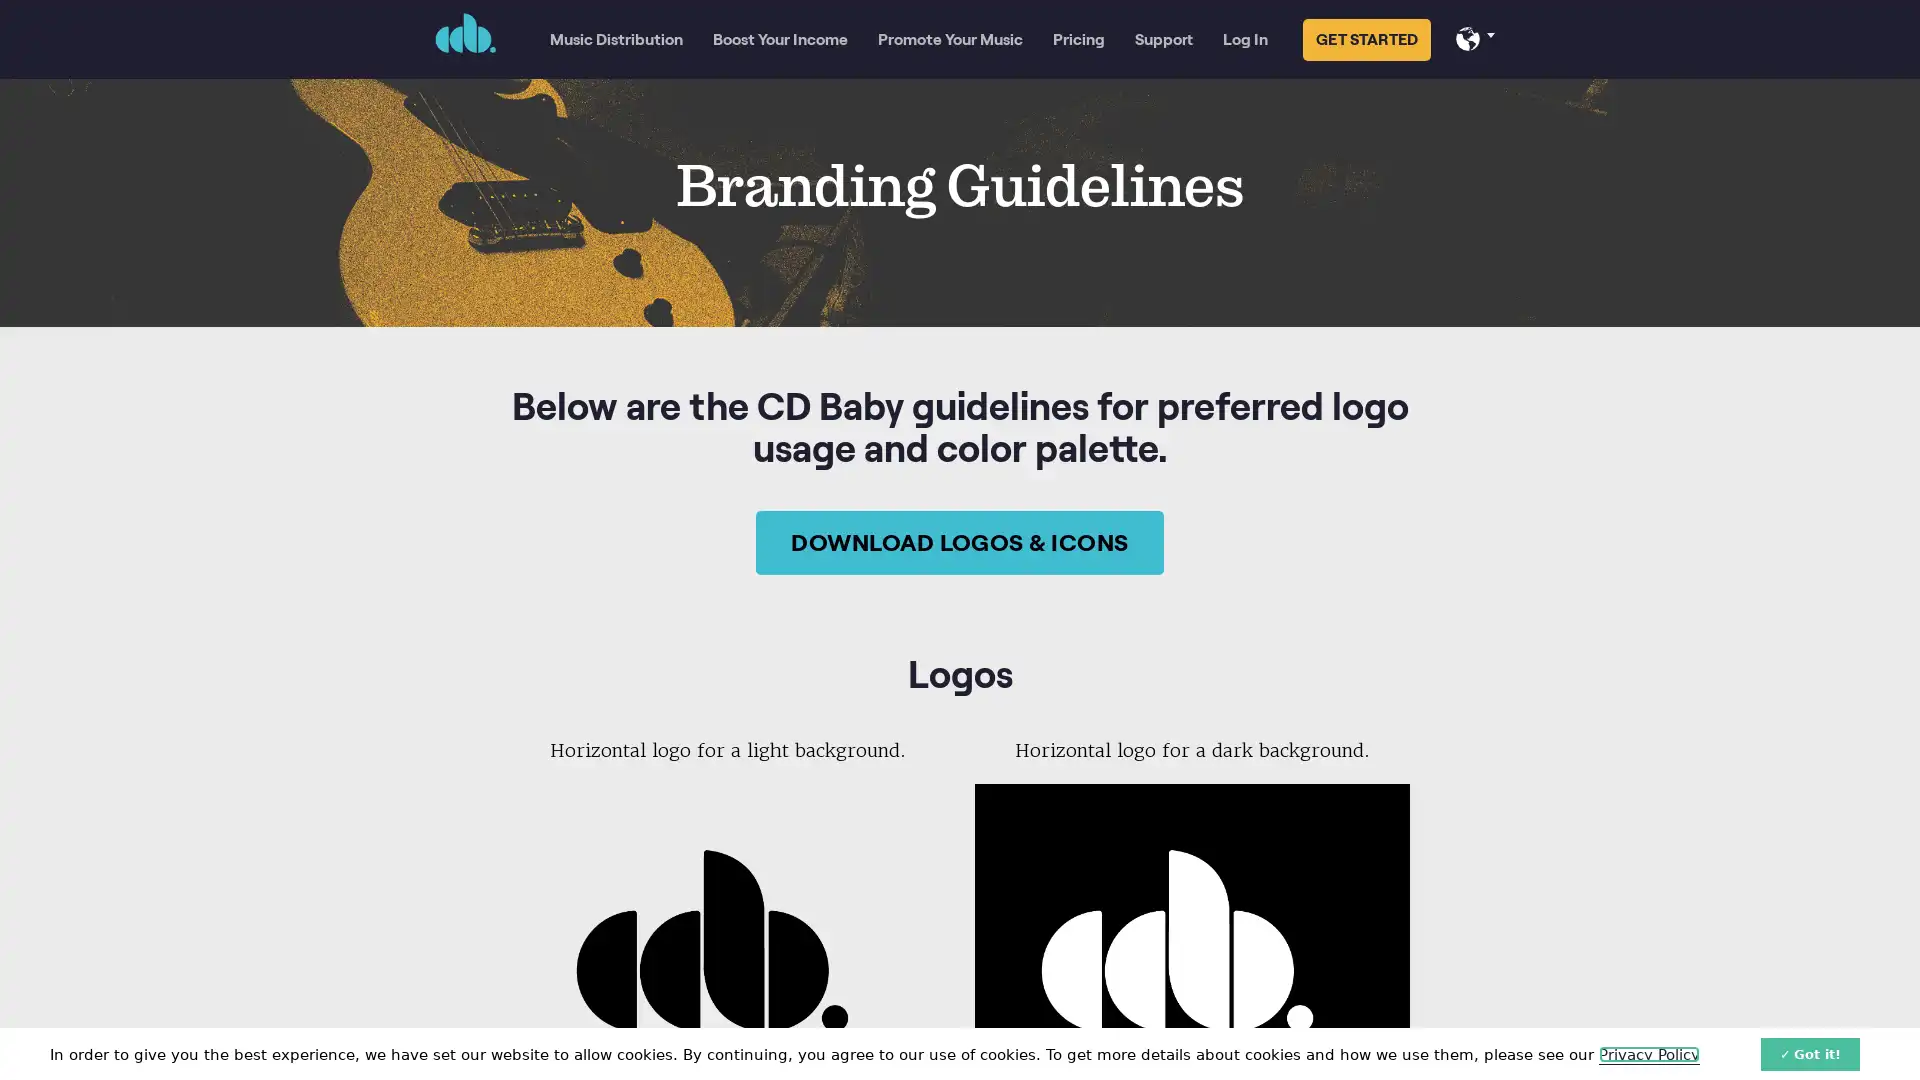 Image resolution: width=1920 pixels, height=1080 pixels. What do you see at coordinates (1468, 39) in the screenshot?
I see `Select your language` at bounding box center [1468, 39].